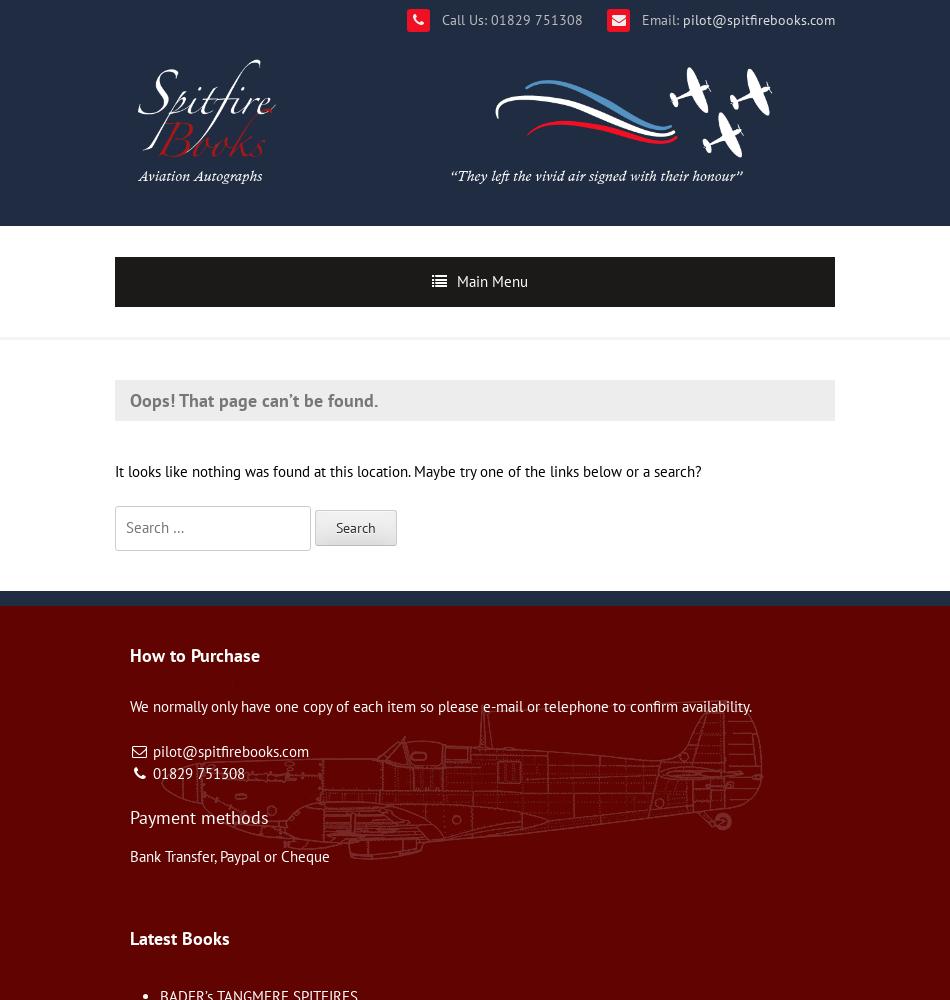  Describe the element at coordinates (180, 937) in the screenshot. I see `'Latest Books'` at that location.